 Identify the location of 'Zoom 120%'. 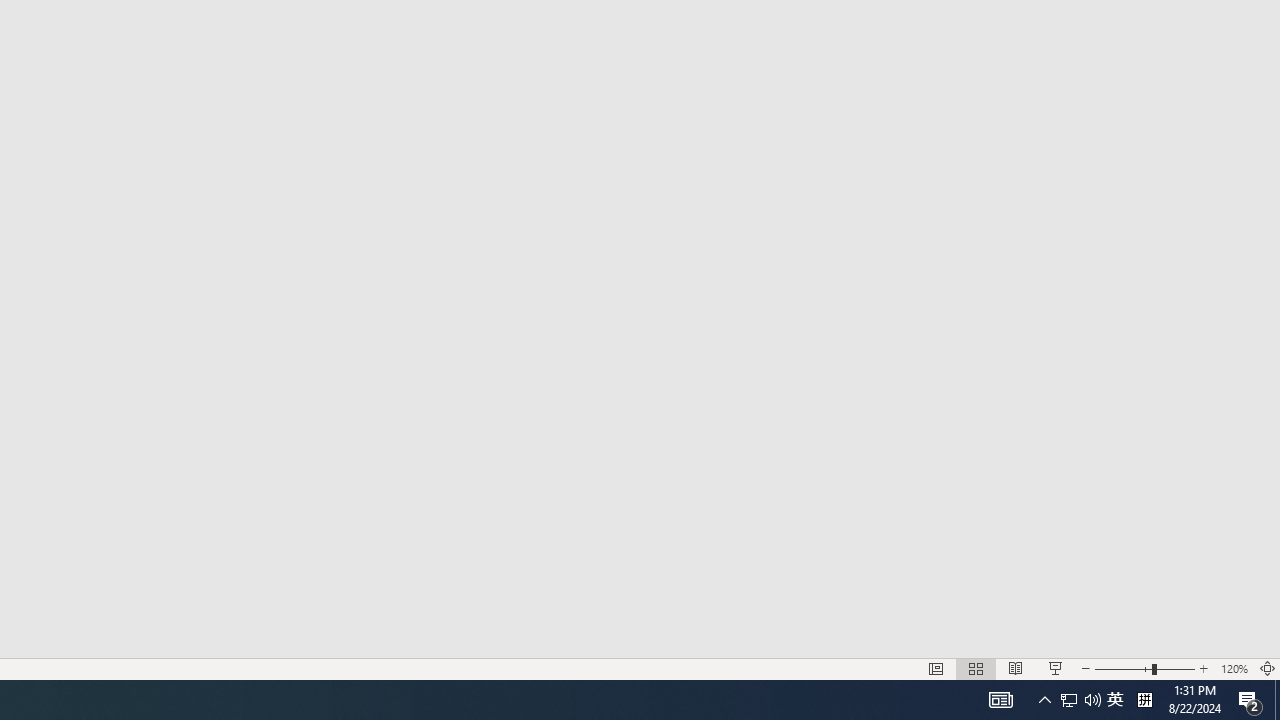
(1233, 669).